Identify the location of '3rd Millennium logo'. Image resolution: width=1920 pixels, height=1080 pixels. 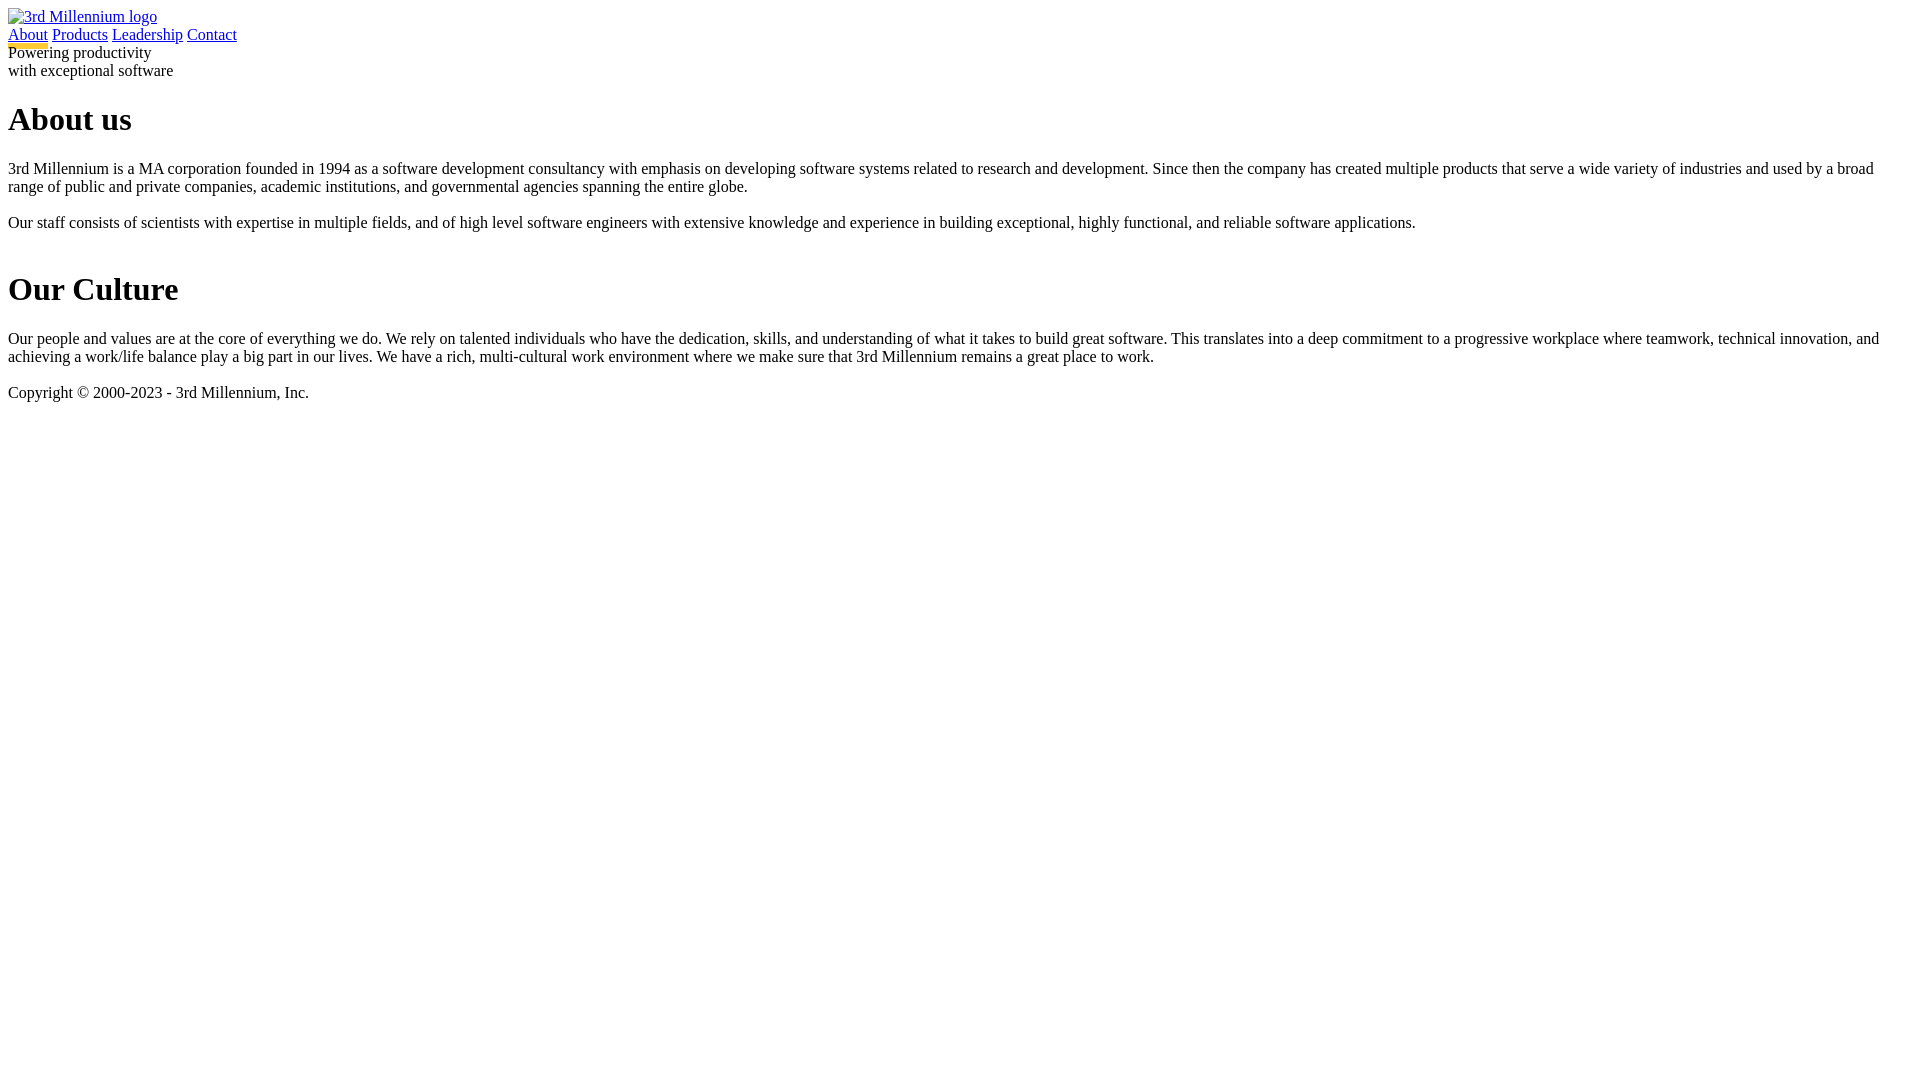
(81, 16).